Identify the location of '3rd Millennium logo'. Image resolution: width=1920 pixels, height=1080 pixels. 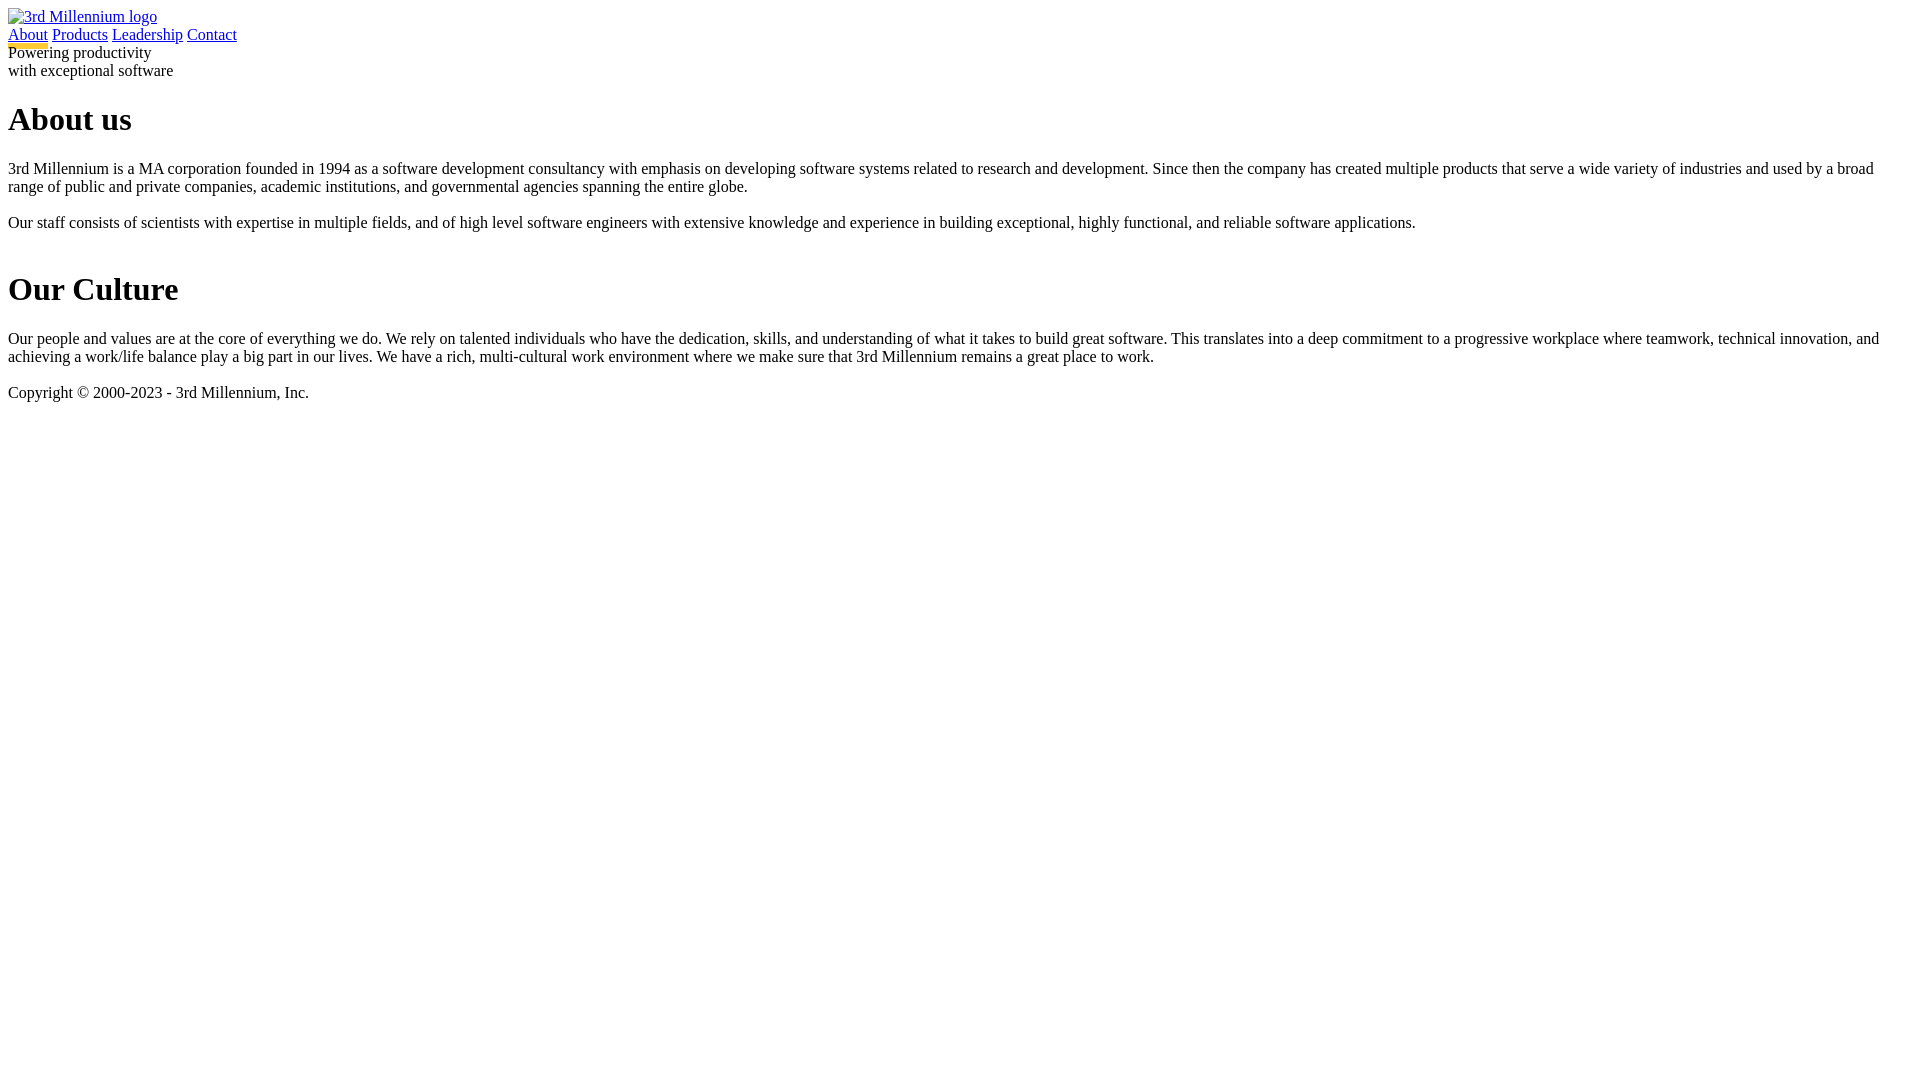
(81, 16).